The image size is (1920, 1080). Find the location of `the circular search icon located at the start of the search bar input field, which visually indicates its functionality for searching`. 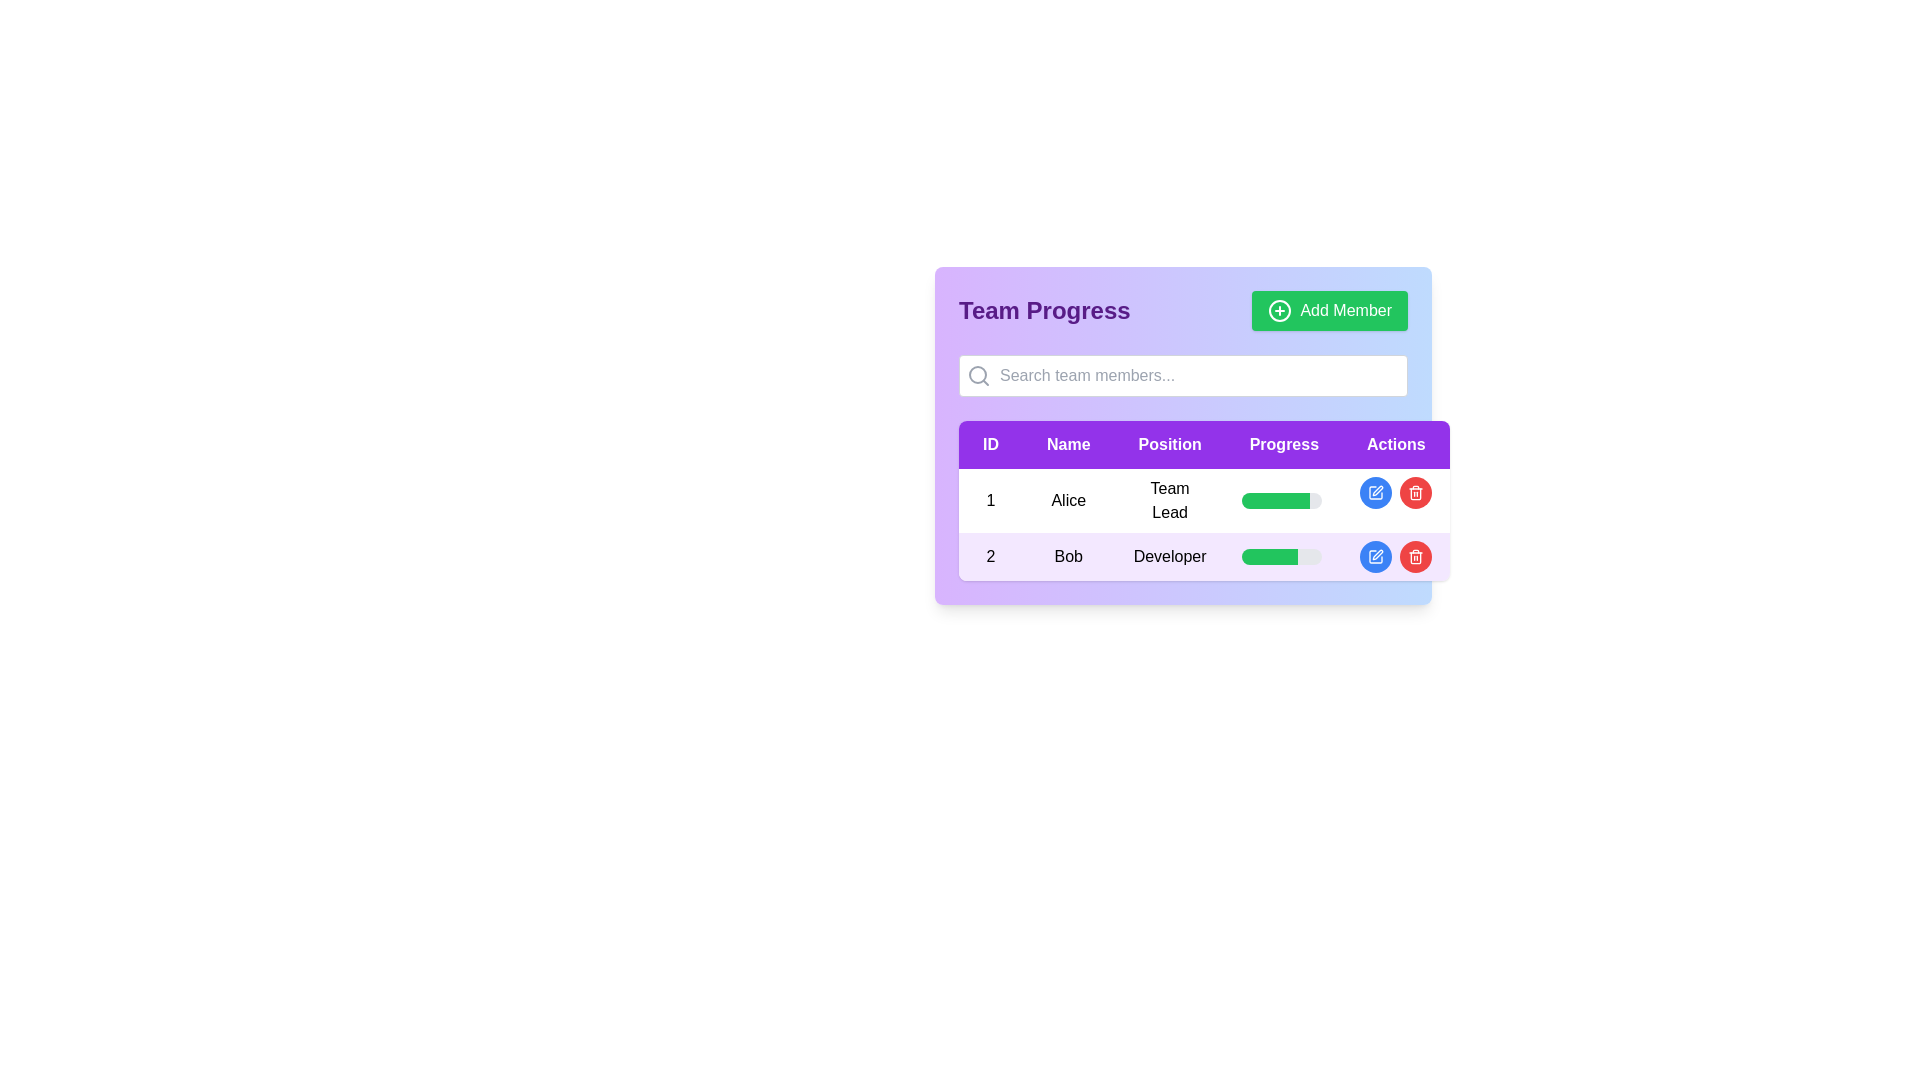

the circular search icon located at the start of the search bar input field, which visually indicates its functionality for searching is located at coordinates (978, 374).